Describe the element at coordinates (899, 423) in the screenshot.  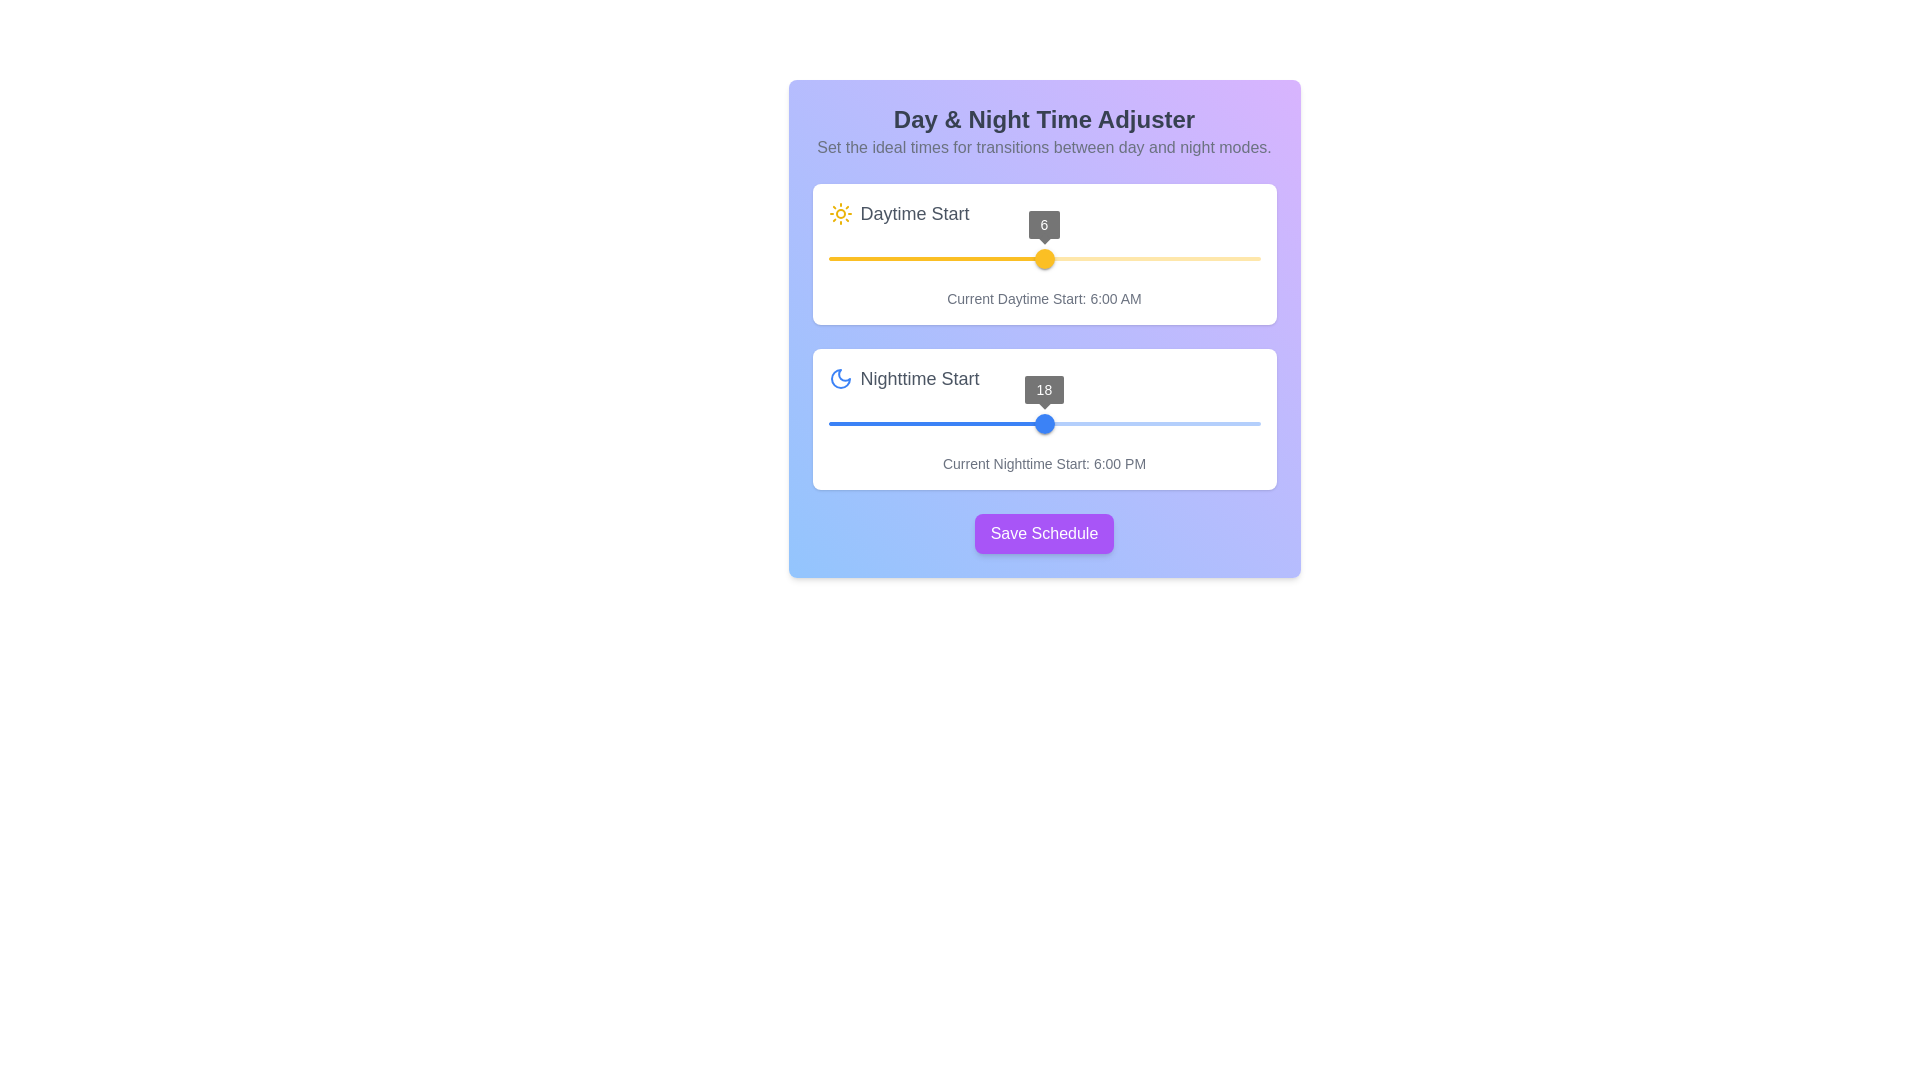
I see `the nighttime slider` at that location.